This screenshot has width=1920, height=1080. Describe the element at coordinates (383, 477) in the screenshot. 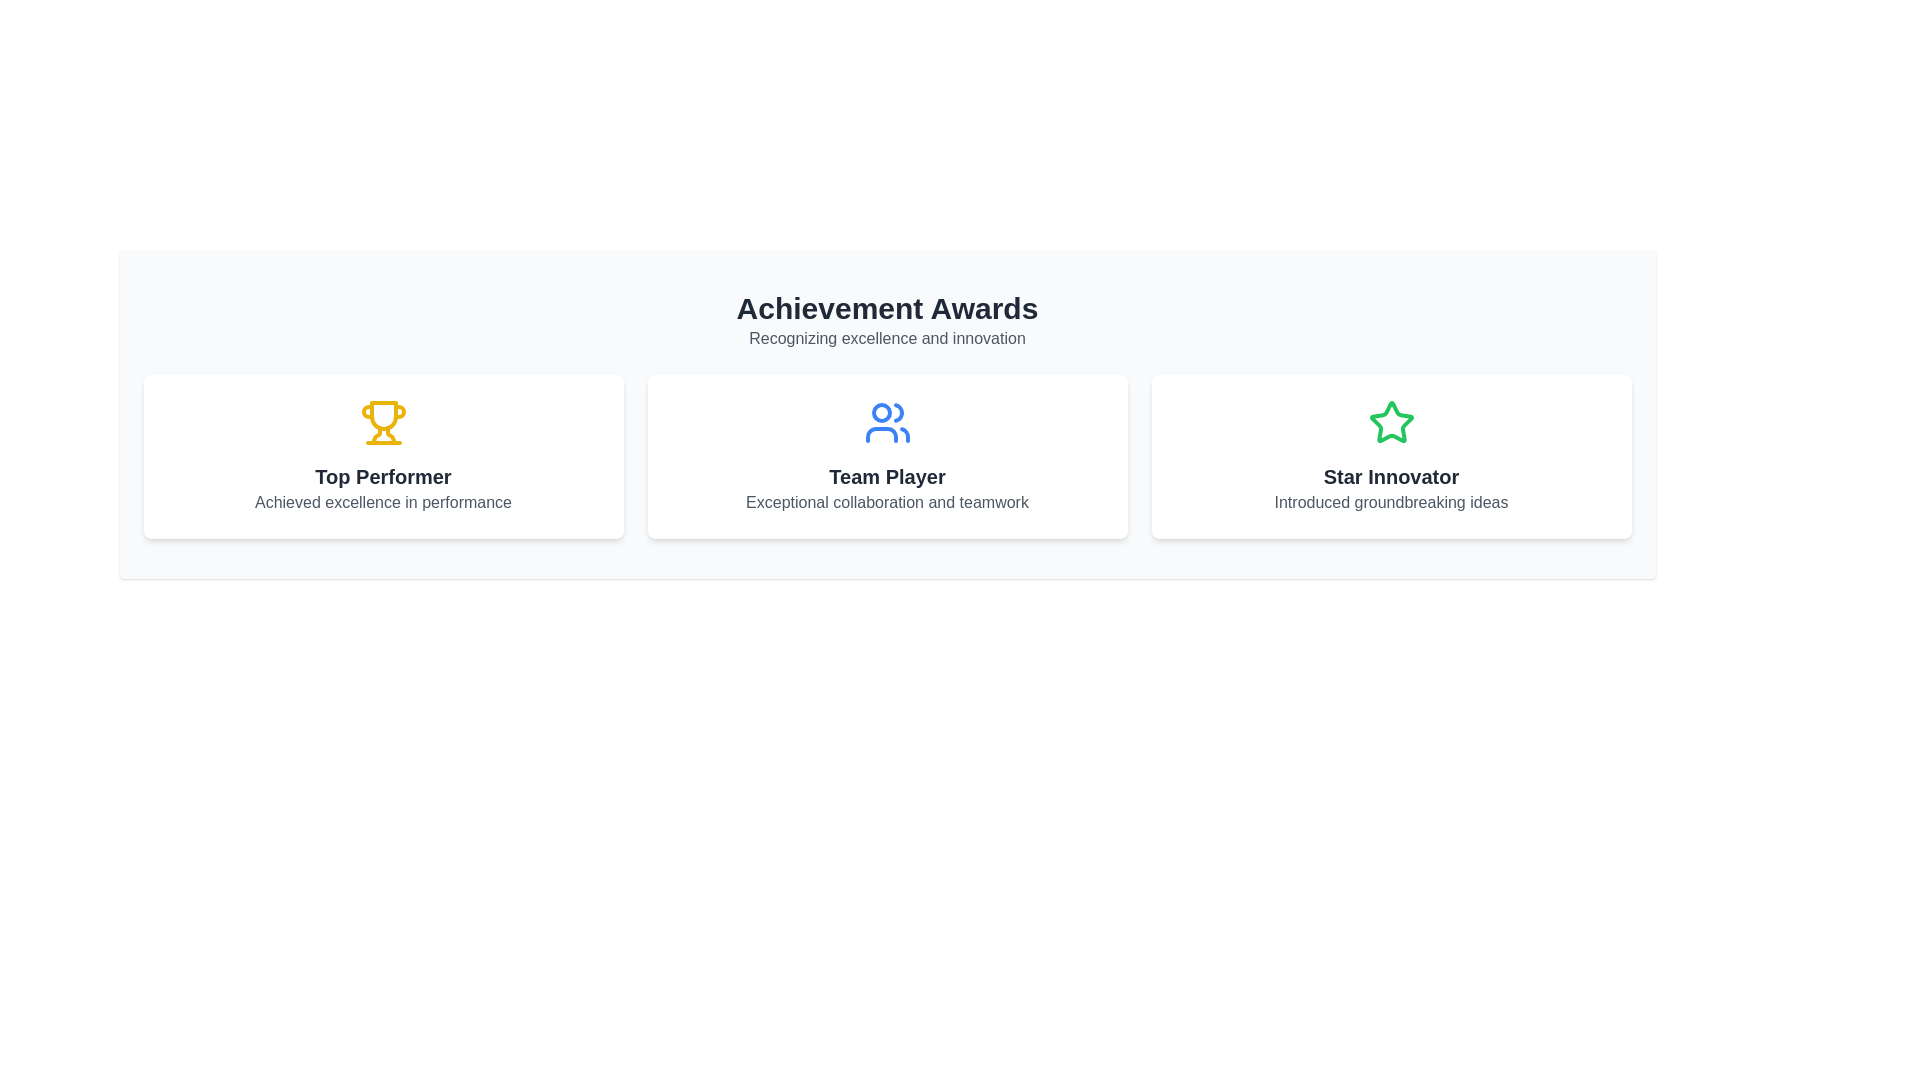

I see `the title text label of the leftmost achievement card, which is positioned below the gold trophy icon and above the description 'Achieved excellence in performance'` at that location.